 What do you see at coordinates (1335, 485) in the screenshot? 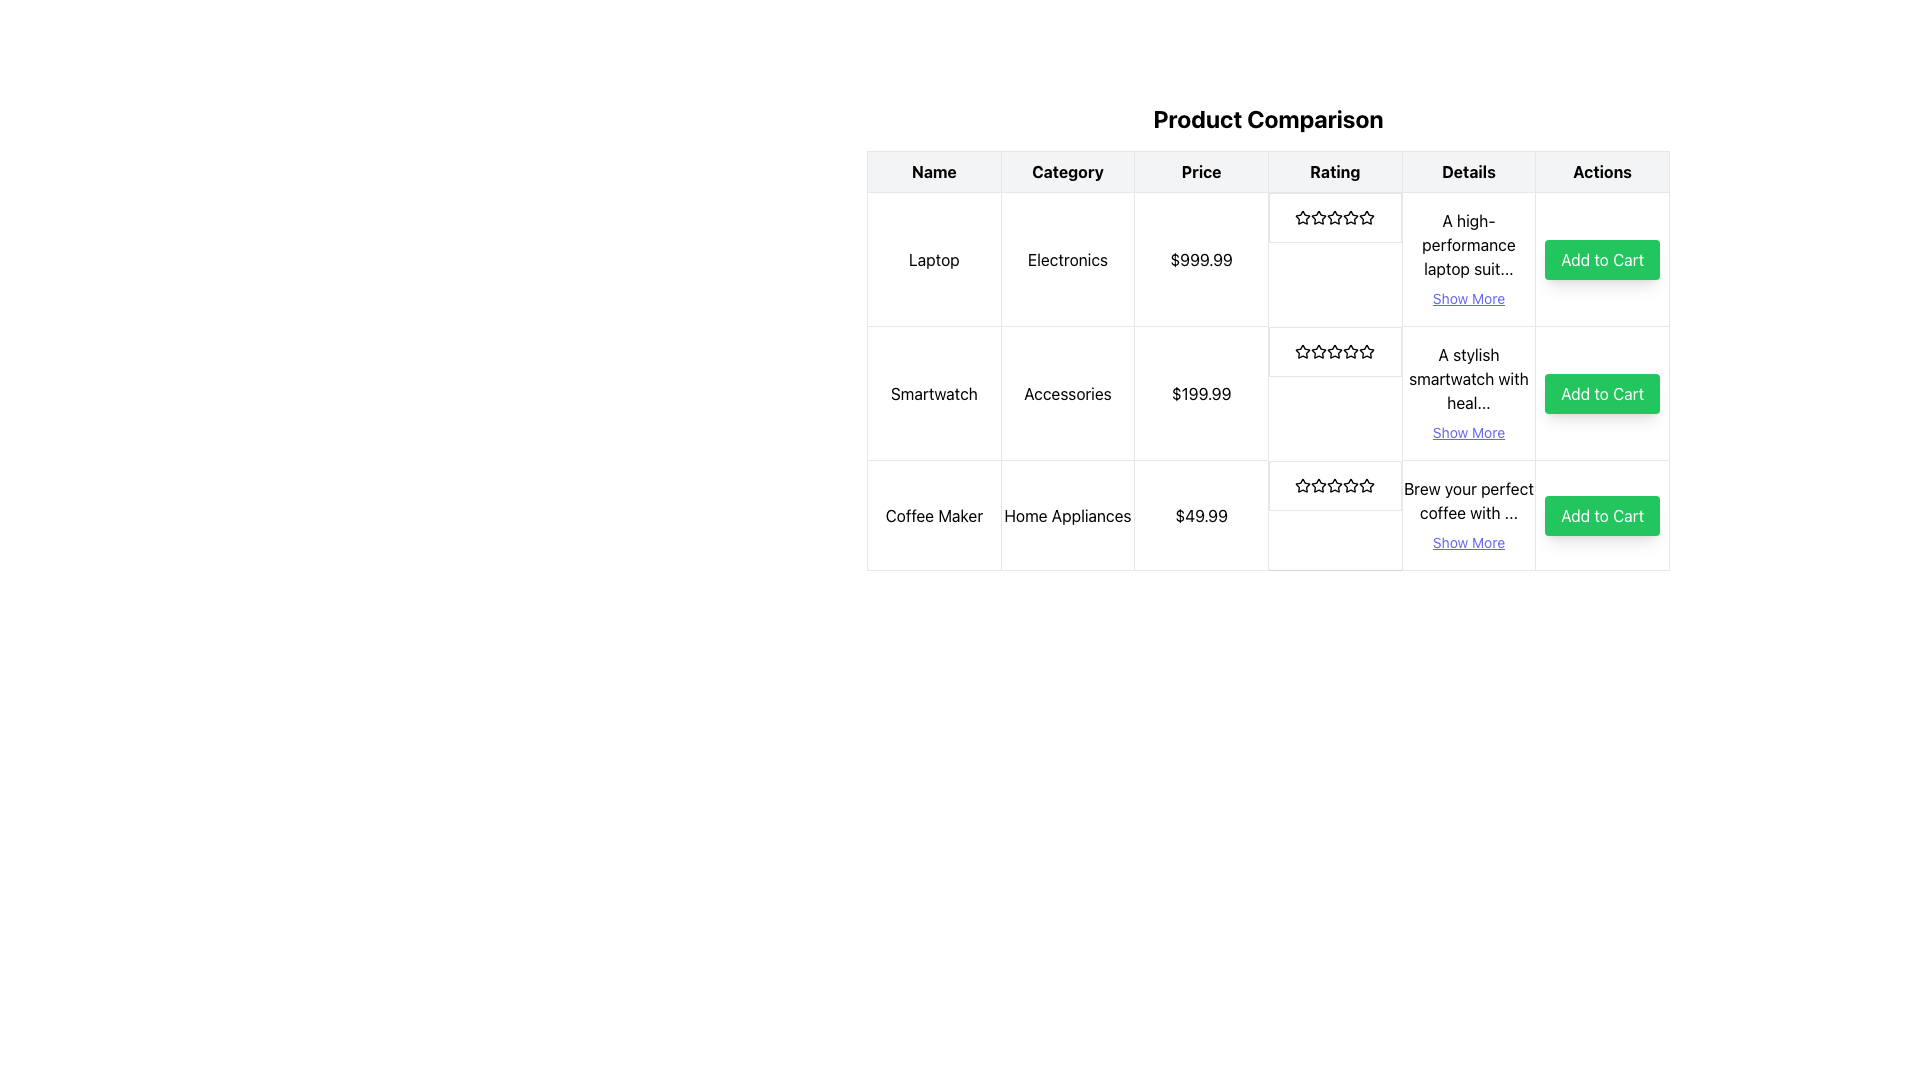
I see `the Rating bar located in the fourth column of the table corresponding to the Coffee Maker product in the third row` at bounding box center [1335, 485].